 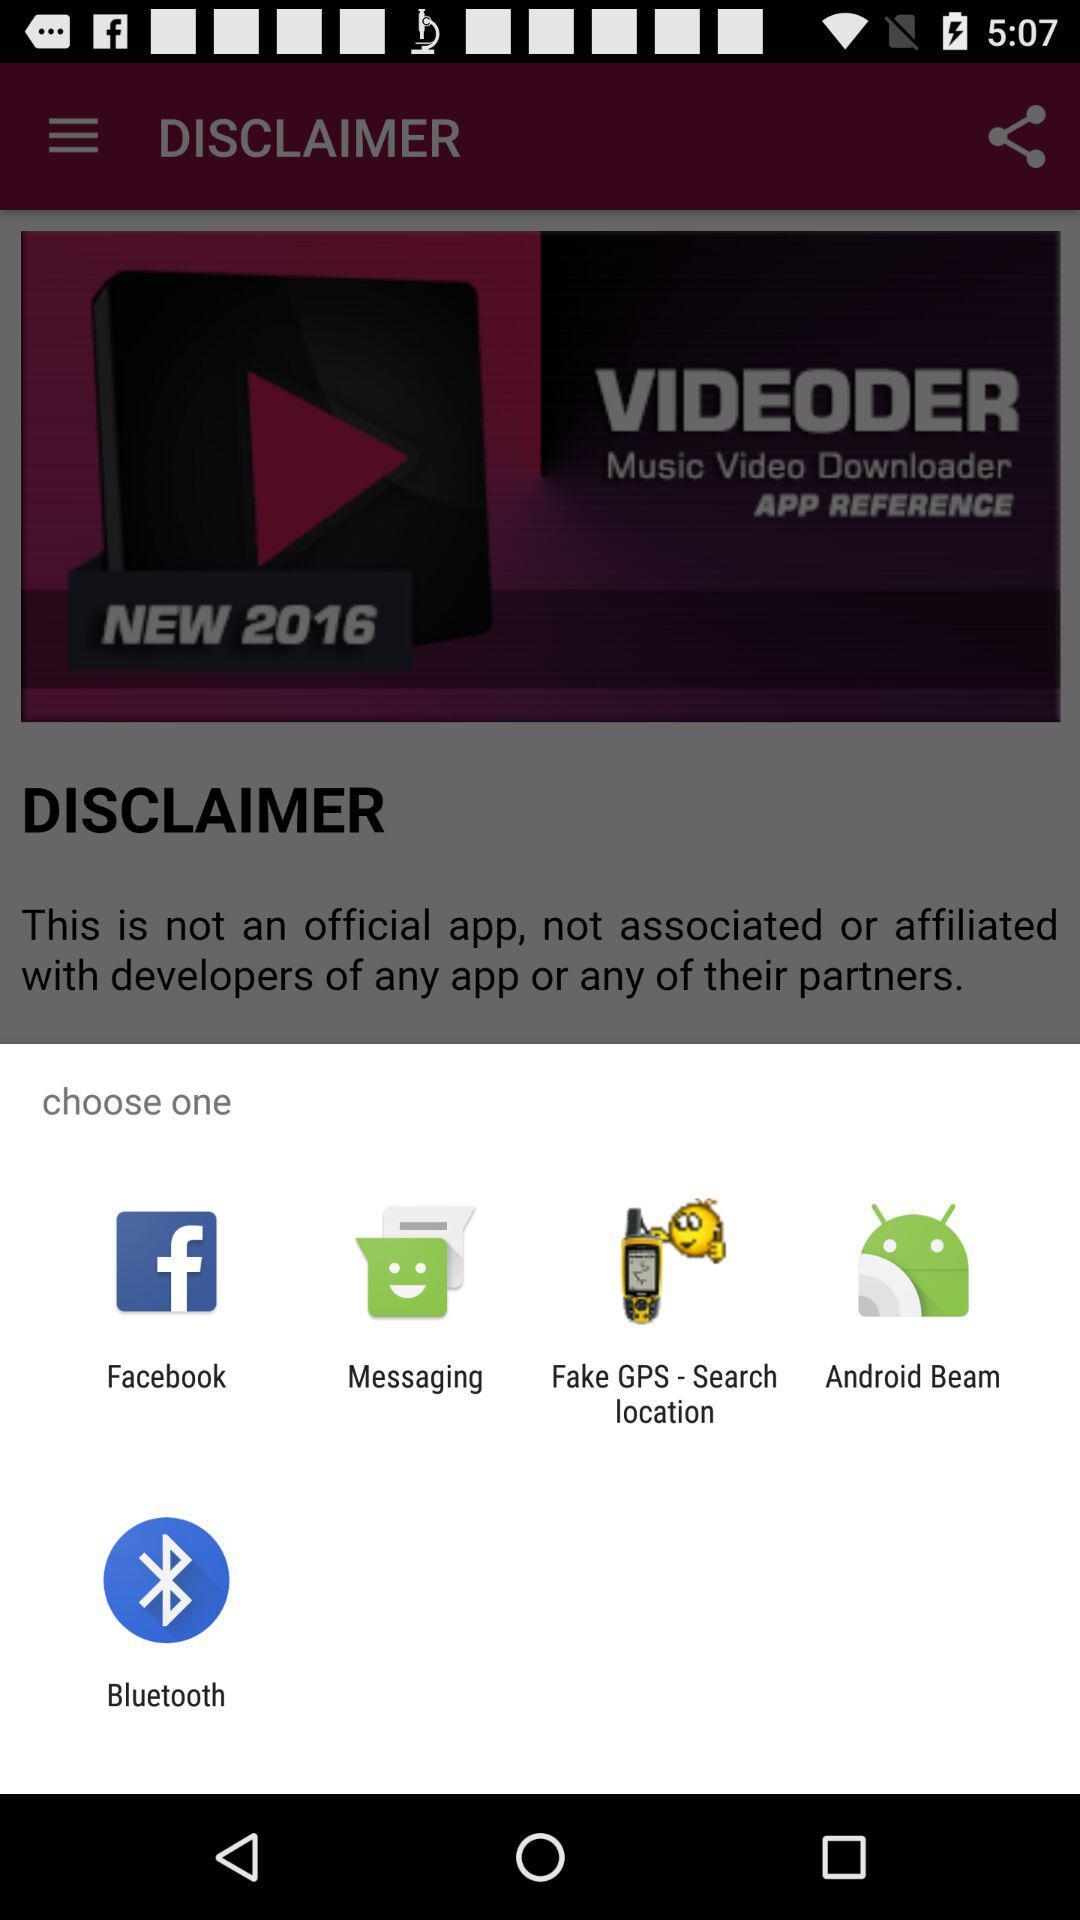 What do you see at coordinates (414, 1392) in the screenshot?
I see `the item to the left of the fake gps search icon` at bounding box center [414, 1392].